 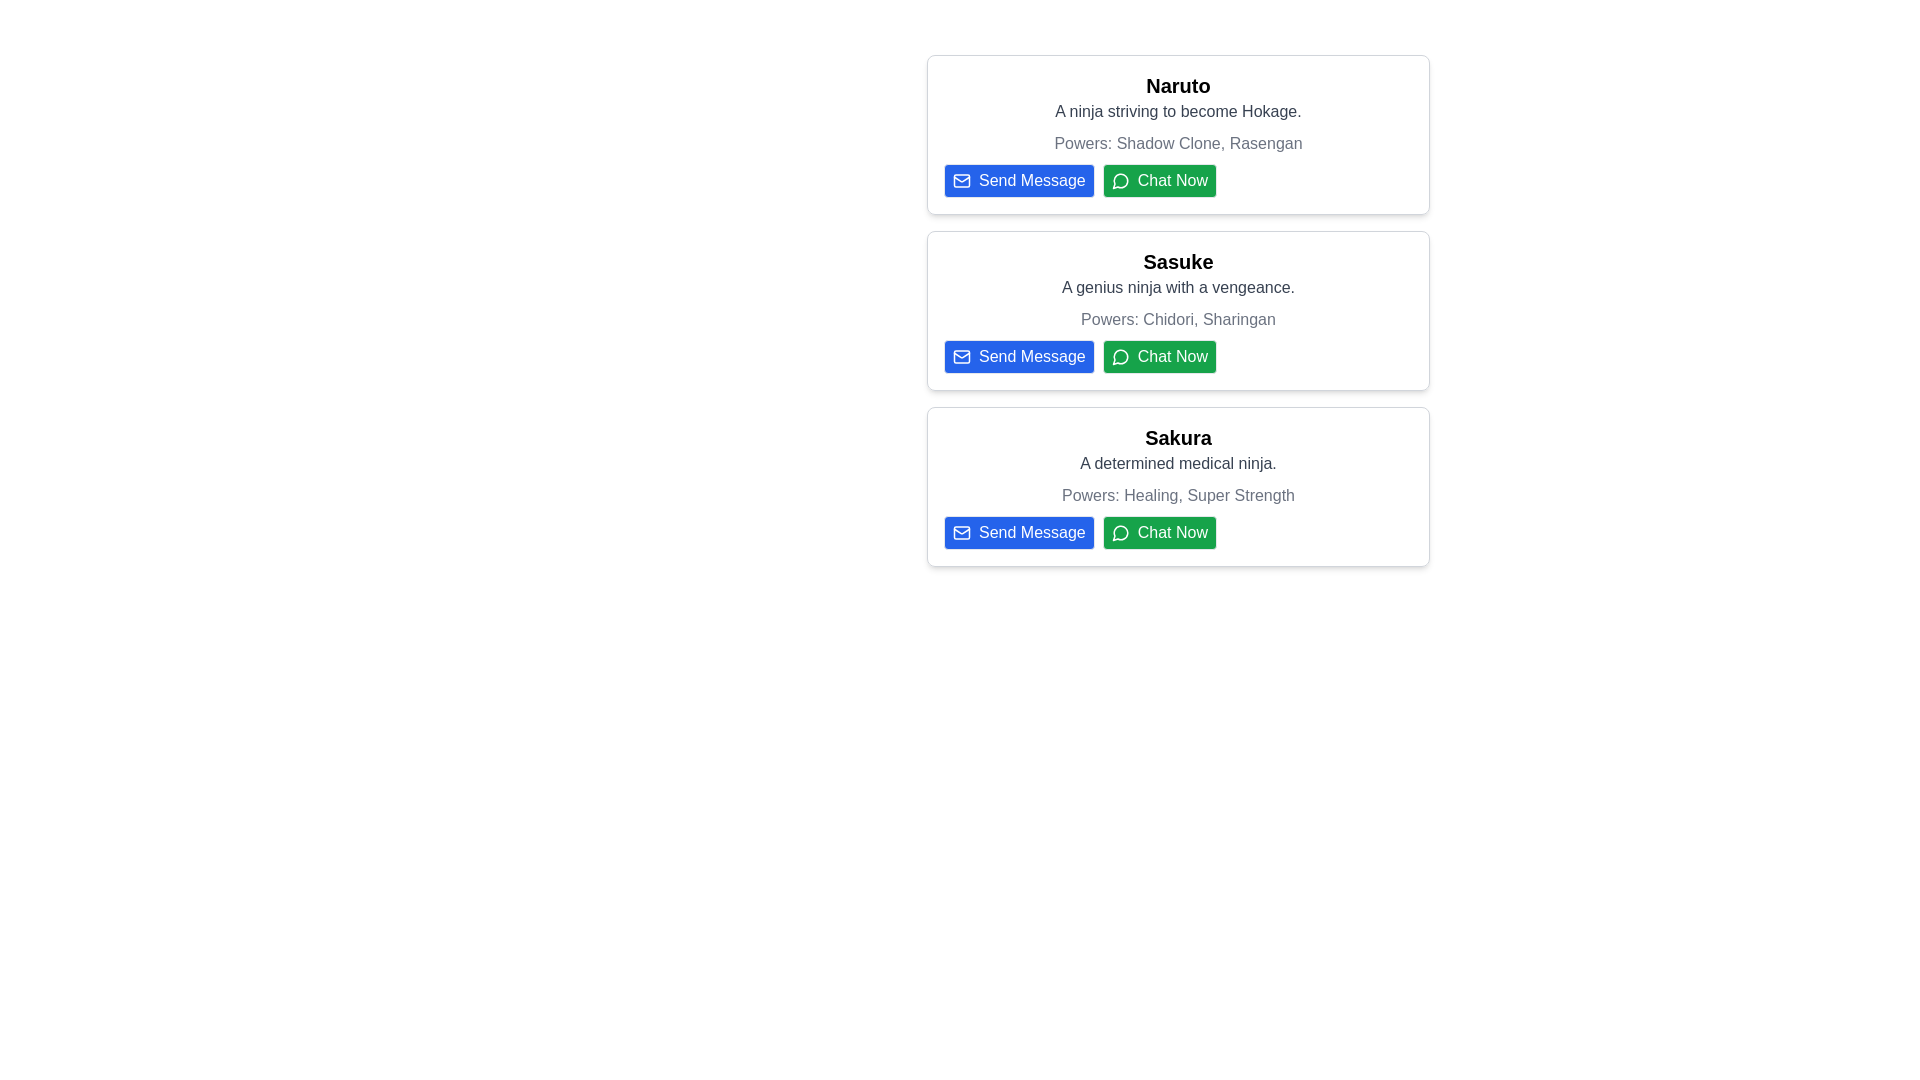 What do you see at coordinates (961, 531) in the screenshot?
I see `the mail envelope icon located at the leftmost side of the 'Send Message' button` at bounding box center [961, 531].